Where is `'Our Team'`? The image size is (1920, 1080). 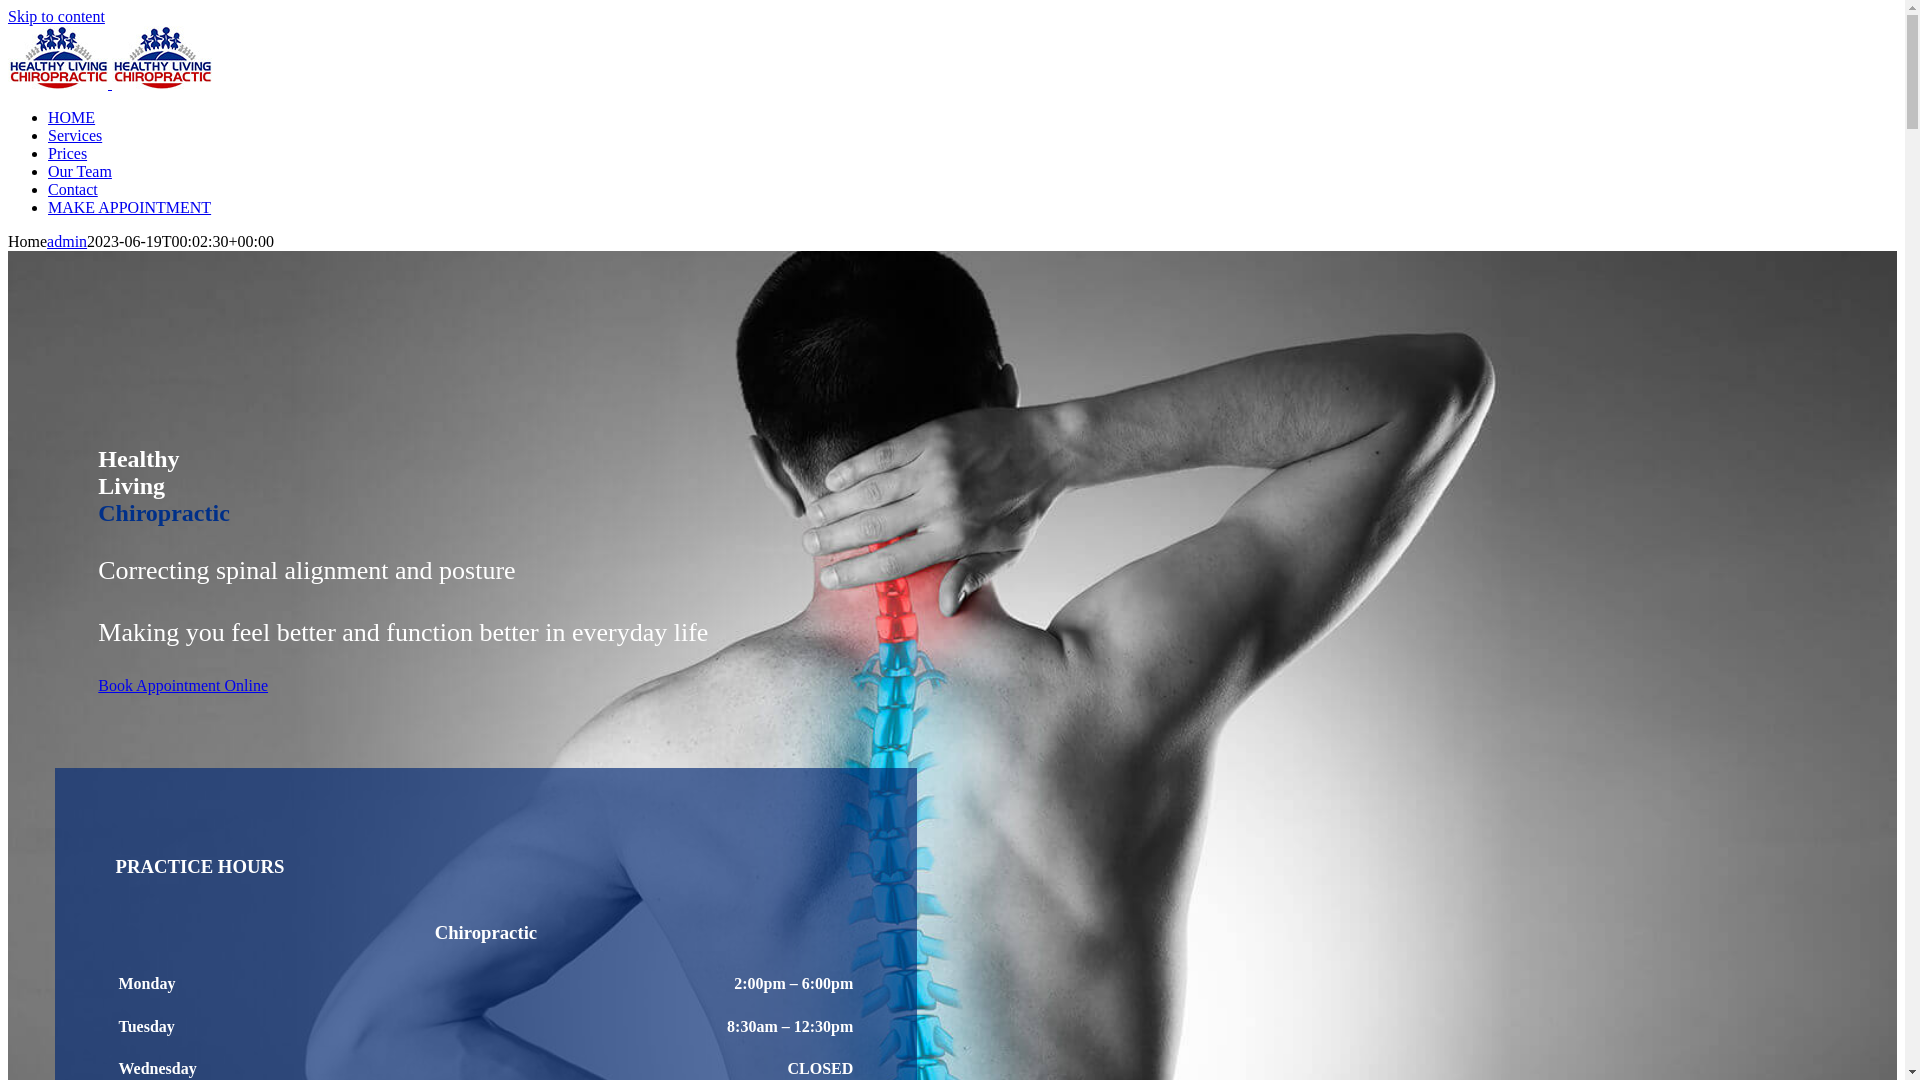 'Our Team' is located at coordinates (80, 170).